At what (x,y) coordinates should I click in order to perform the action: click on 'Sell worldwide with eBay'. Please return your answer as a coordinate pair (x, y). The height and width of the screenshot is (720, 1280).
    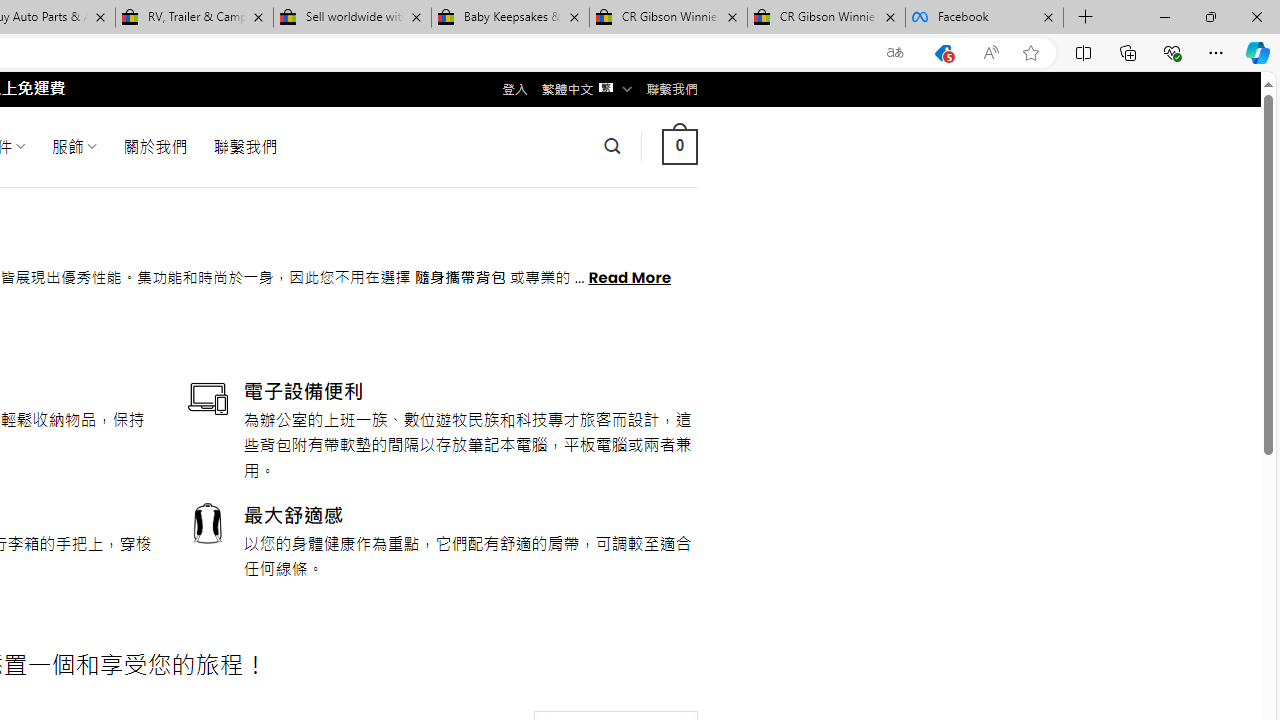
    Looking at the image, I should click on (352, 17).